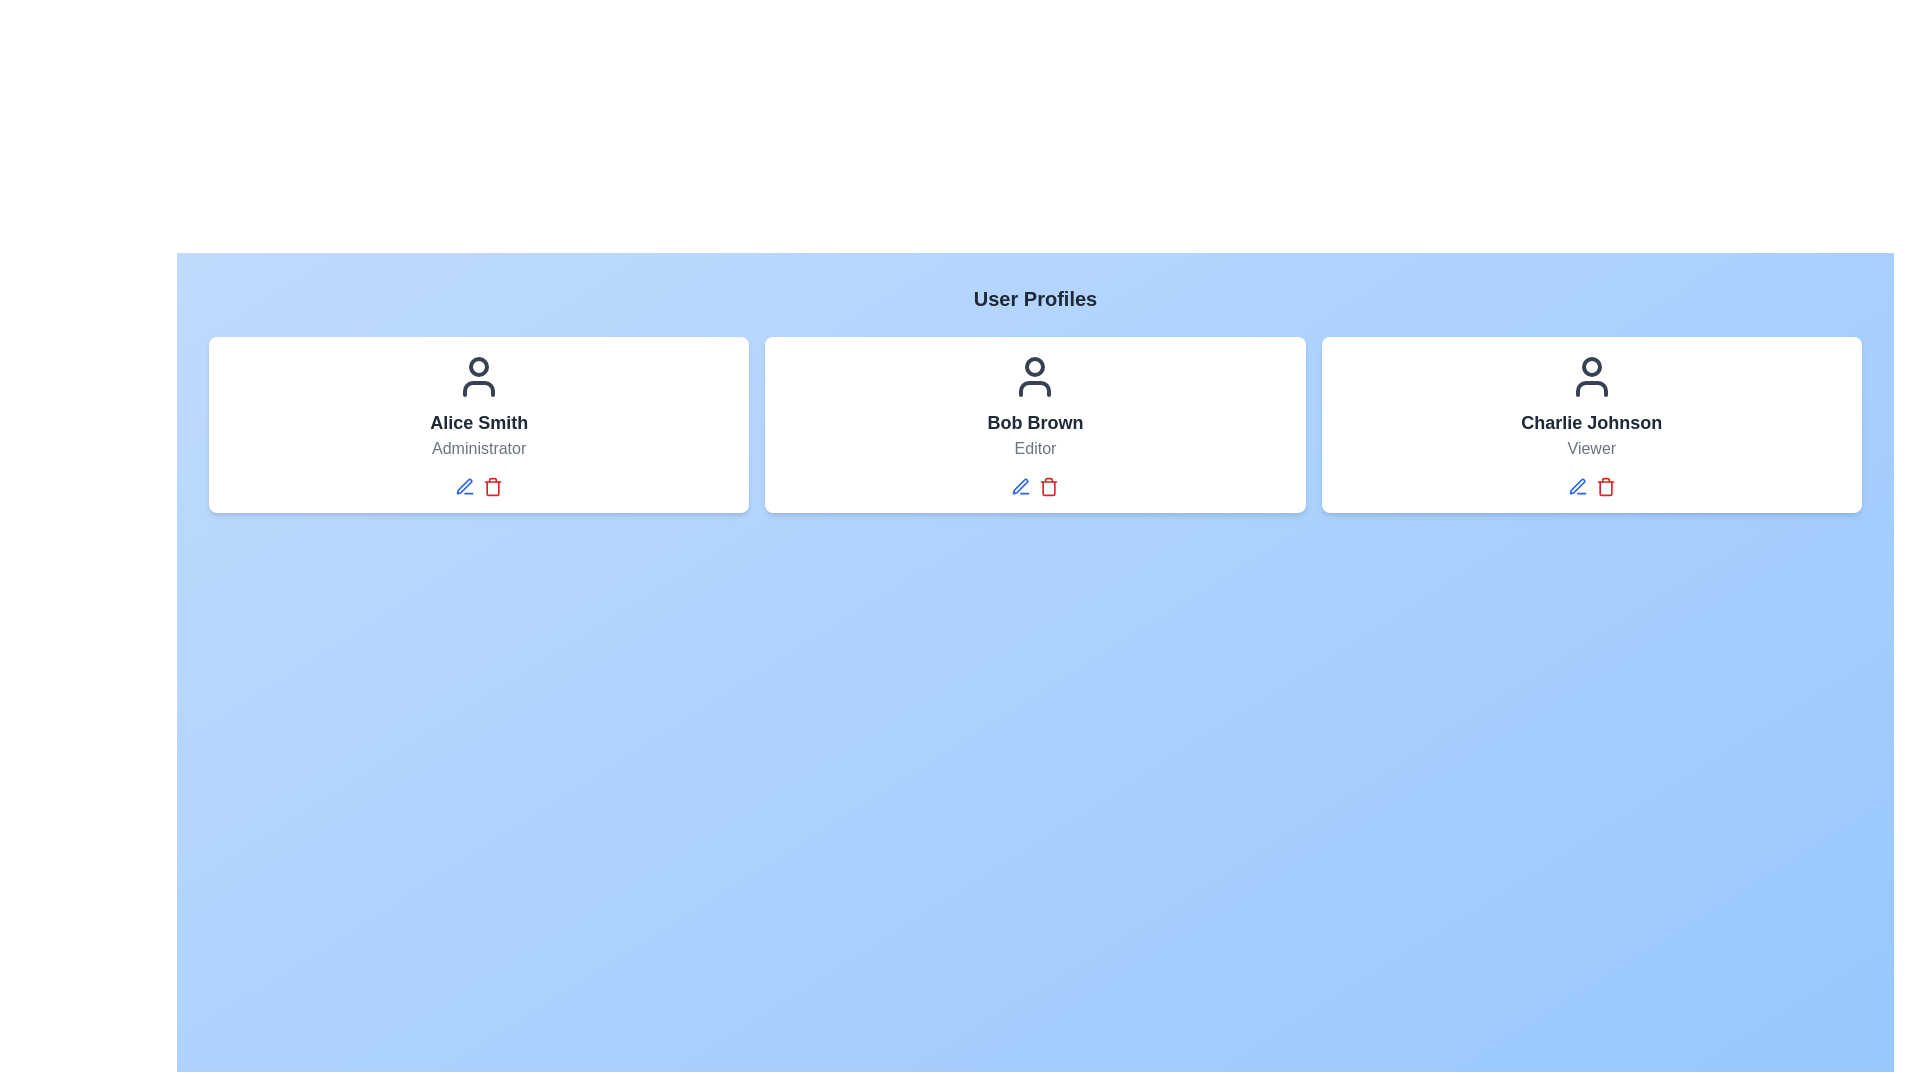 The width and height of the screenshot is (1920, 1080). Describe the element at coordinates (1590, 422) in the screenshot. I see `text label displaying 'Charlie Johnson' which is styled in bold dark gray and positioned below a user icon and above the label 'Viewer' in the rightmost card of three horizontally-aligned cards` at that location.